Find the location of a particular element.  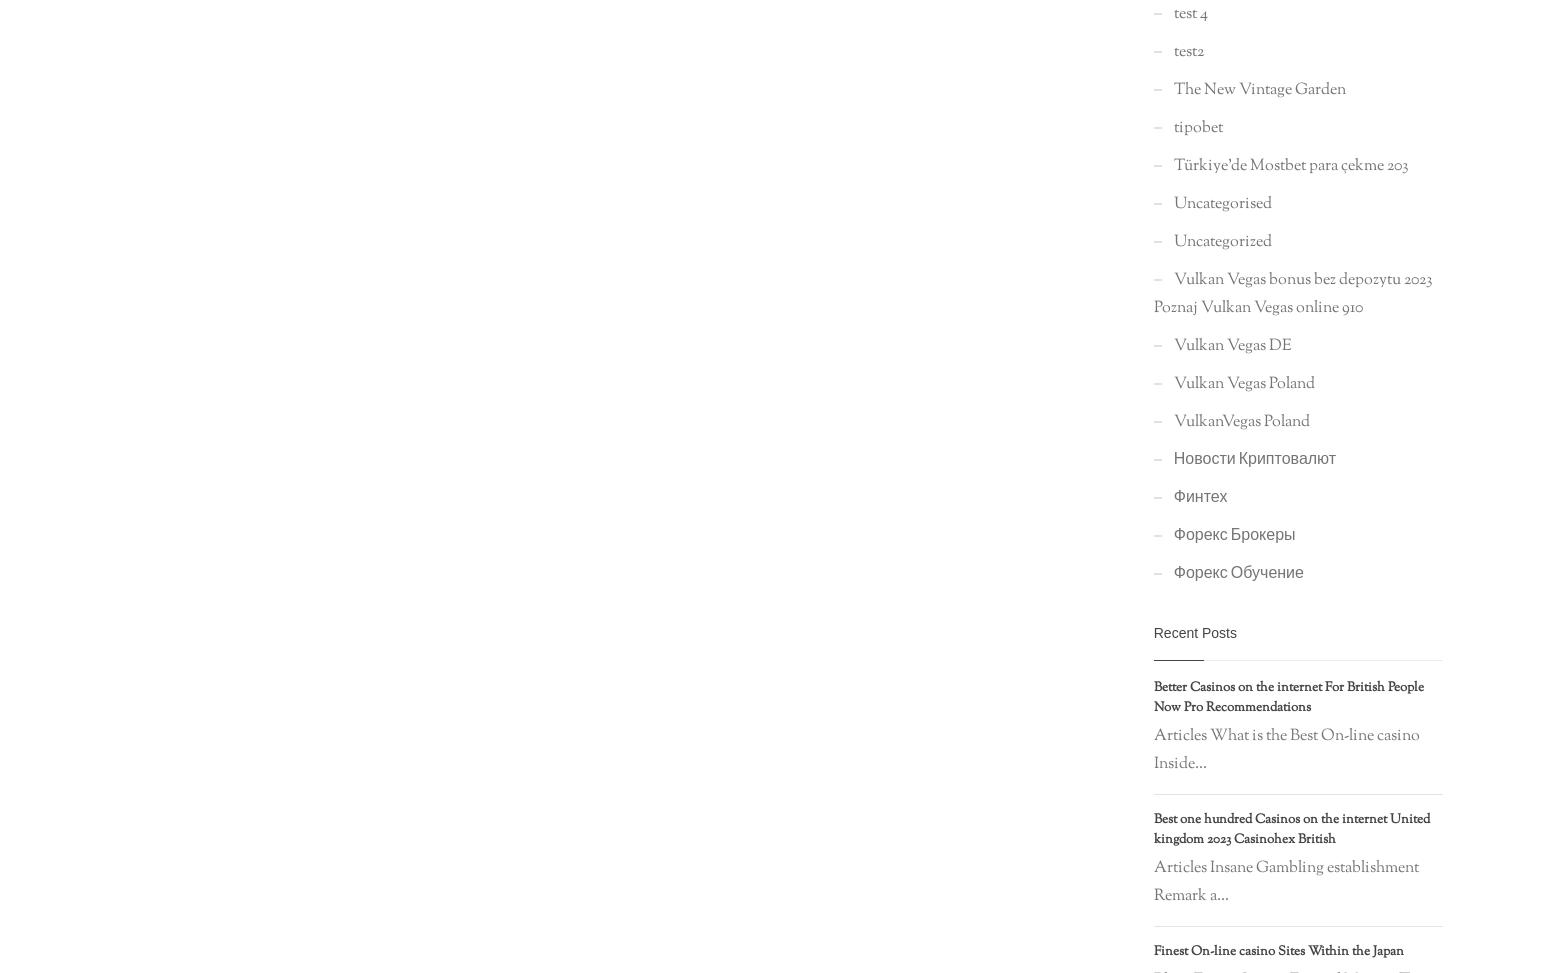

'Better Casinos on the internet For British People Now Pro Recommendations' is located at coordinates (1287, 698).